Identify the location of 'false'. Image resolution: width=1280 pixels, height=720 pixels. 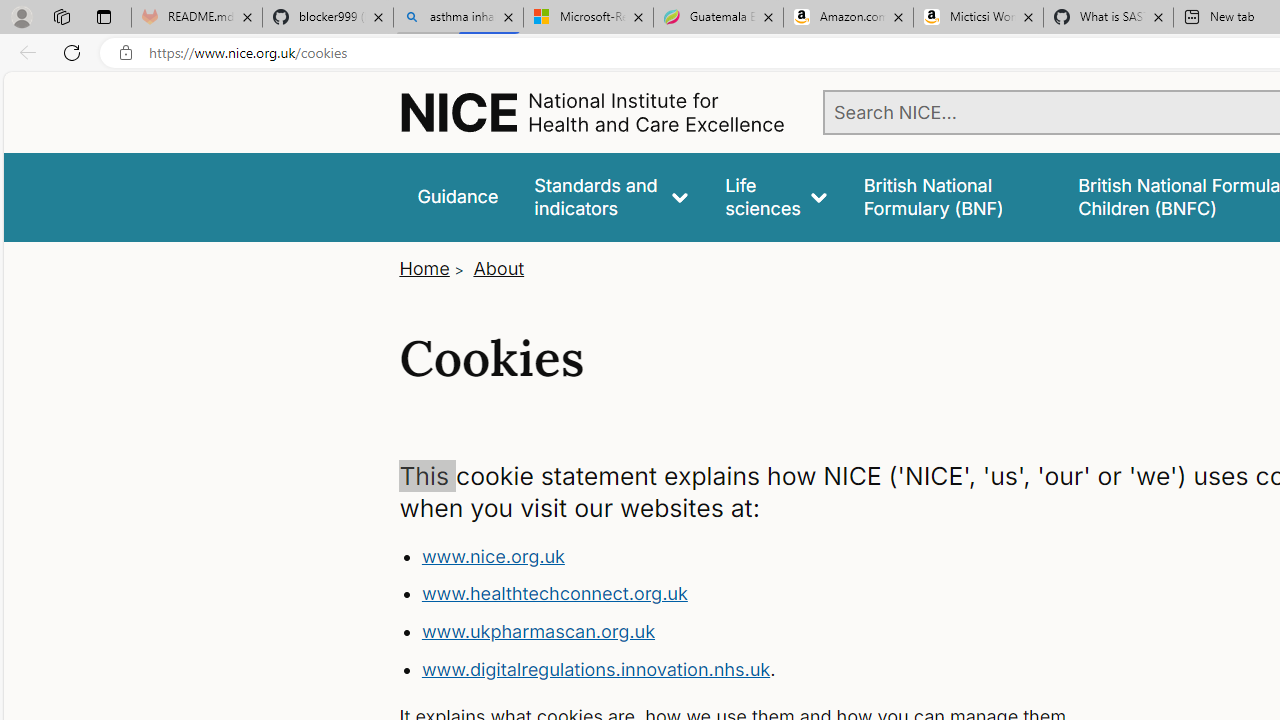
(951, 197).